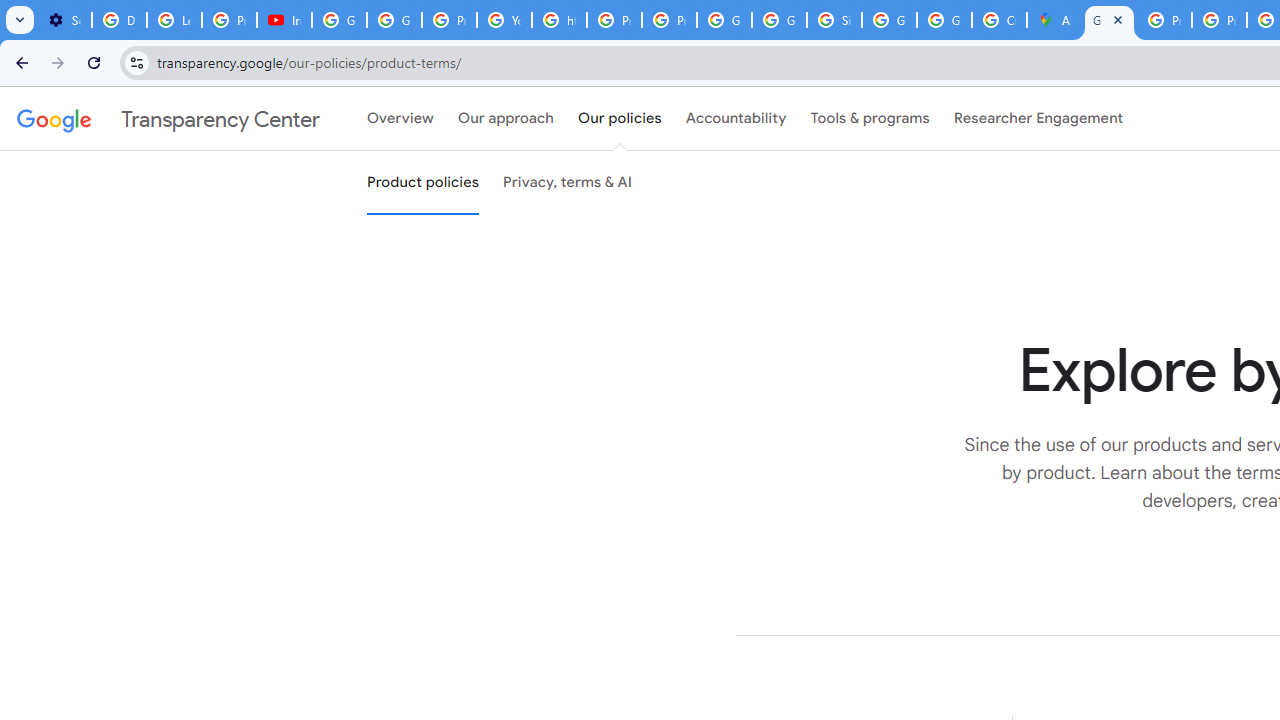  I want to click on 'Privacy, terms & AI', so click(567, 183).